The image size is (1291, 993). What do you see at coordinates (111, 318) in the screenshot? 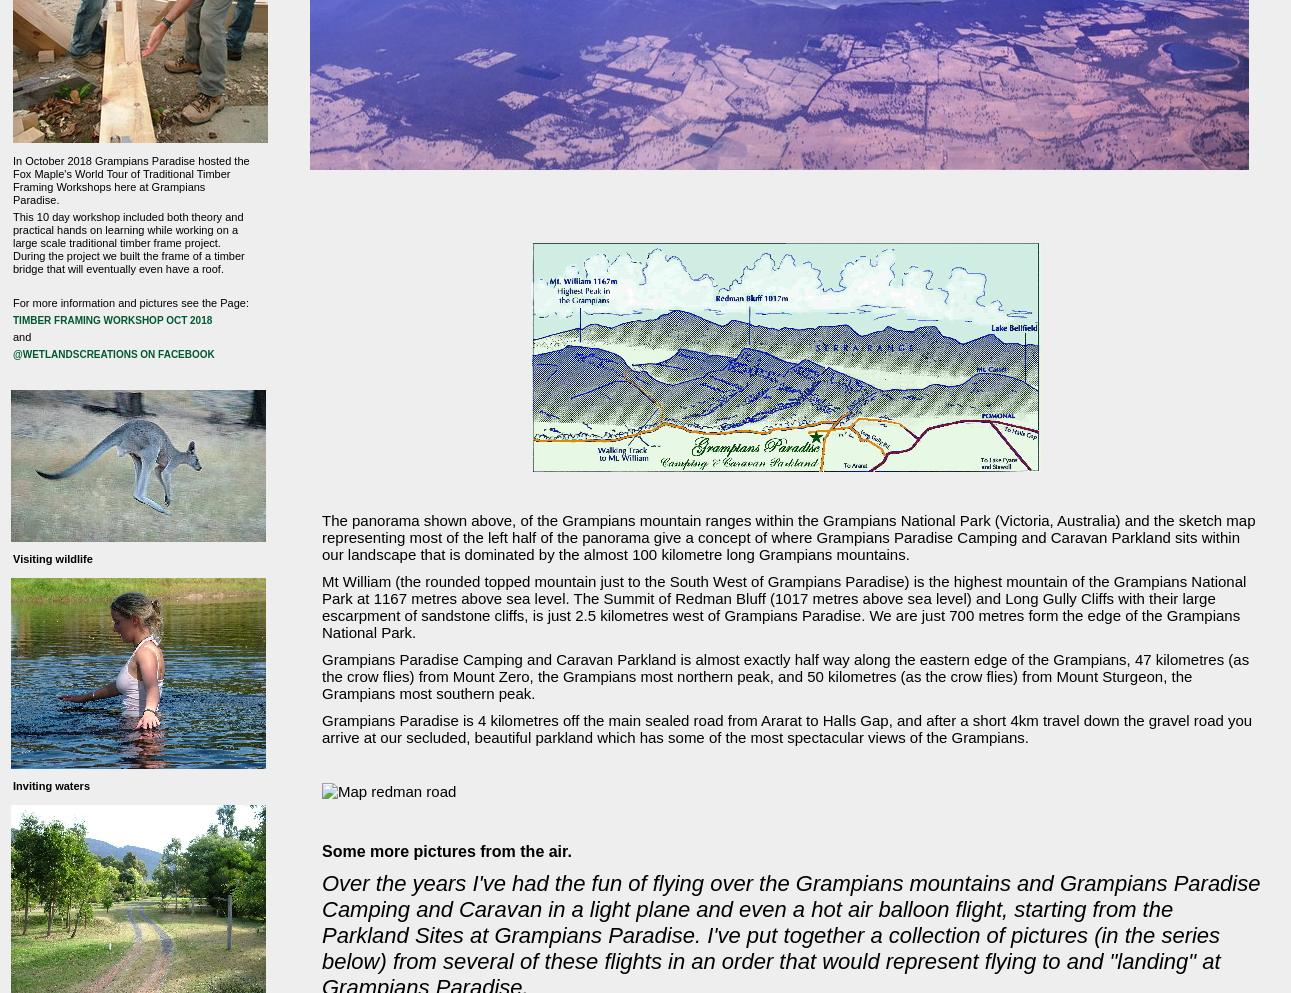
I see `'Timber Framing Workshop Oct 2018'` at bounding box center [111, 318].